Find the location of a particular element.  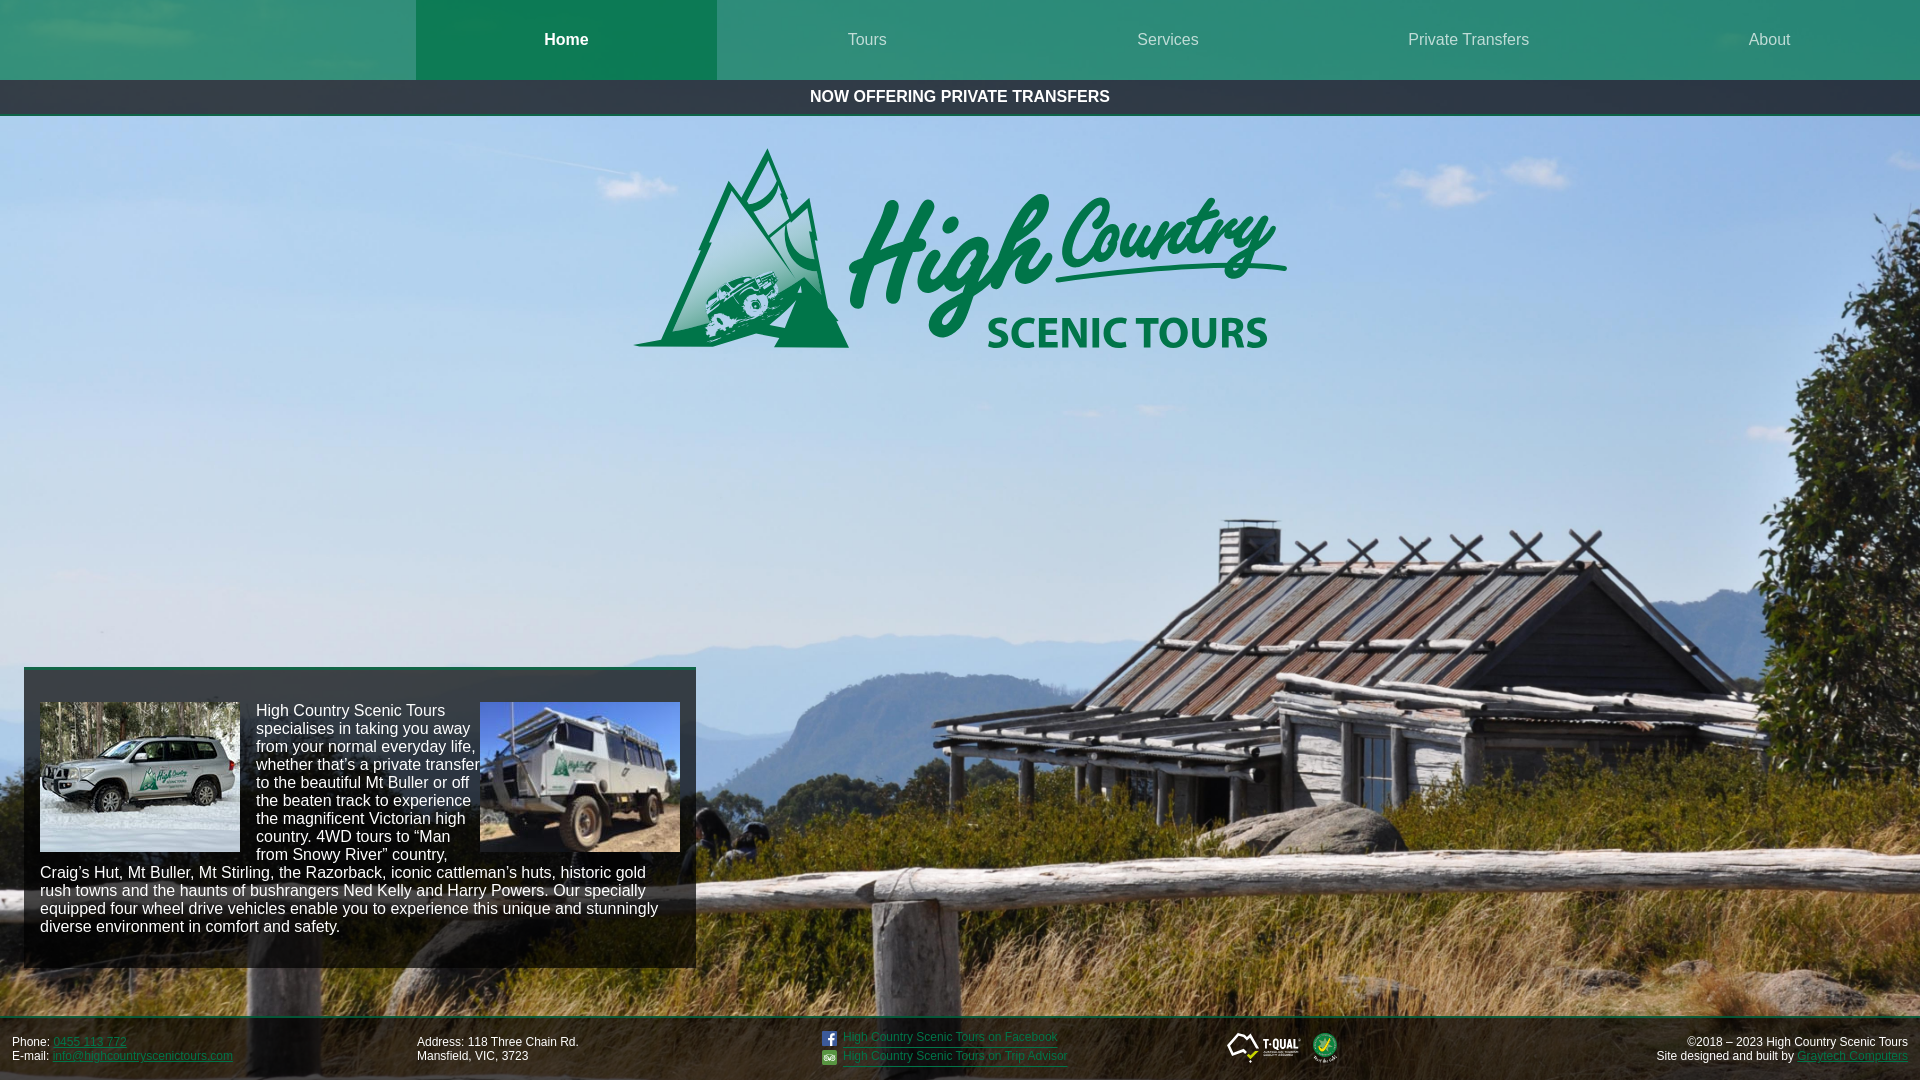

'Services' is located at coordinates (1168, 39).